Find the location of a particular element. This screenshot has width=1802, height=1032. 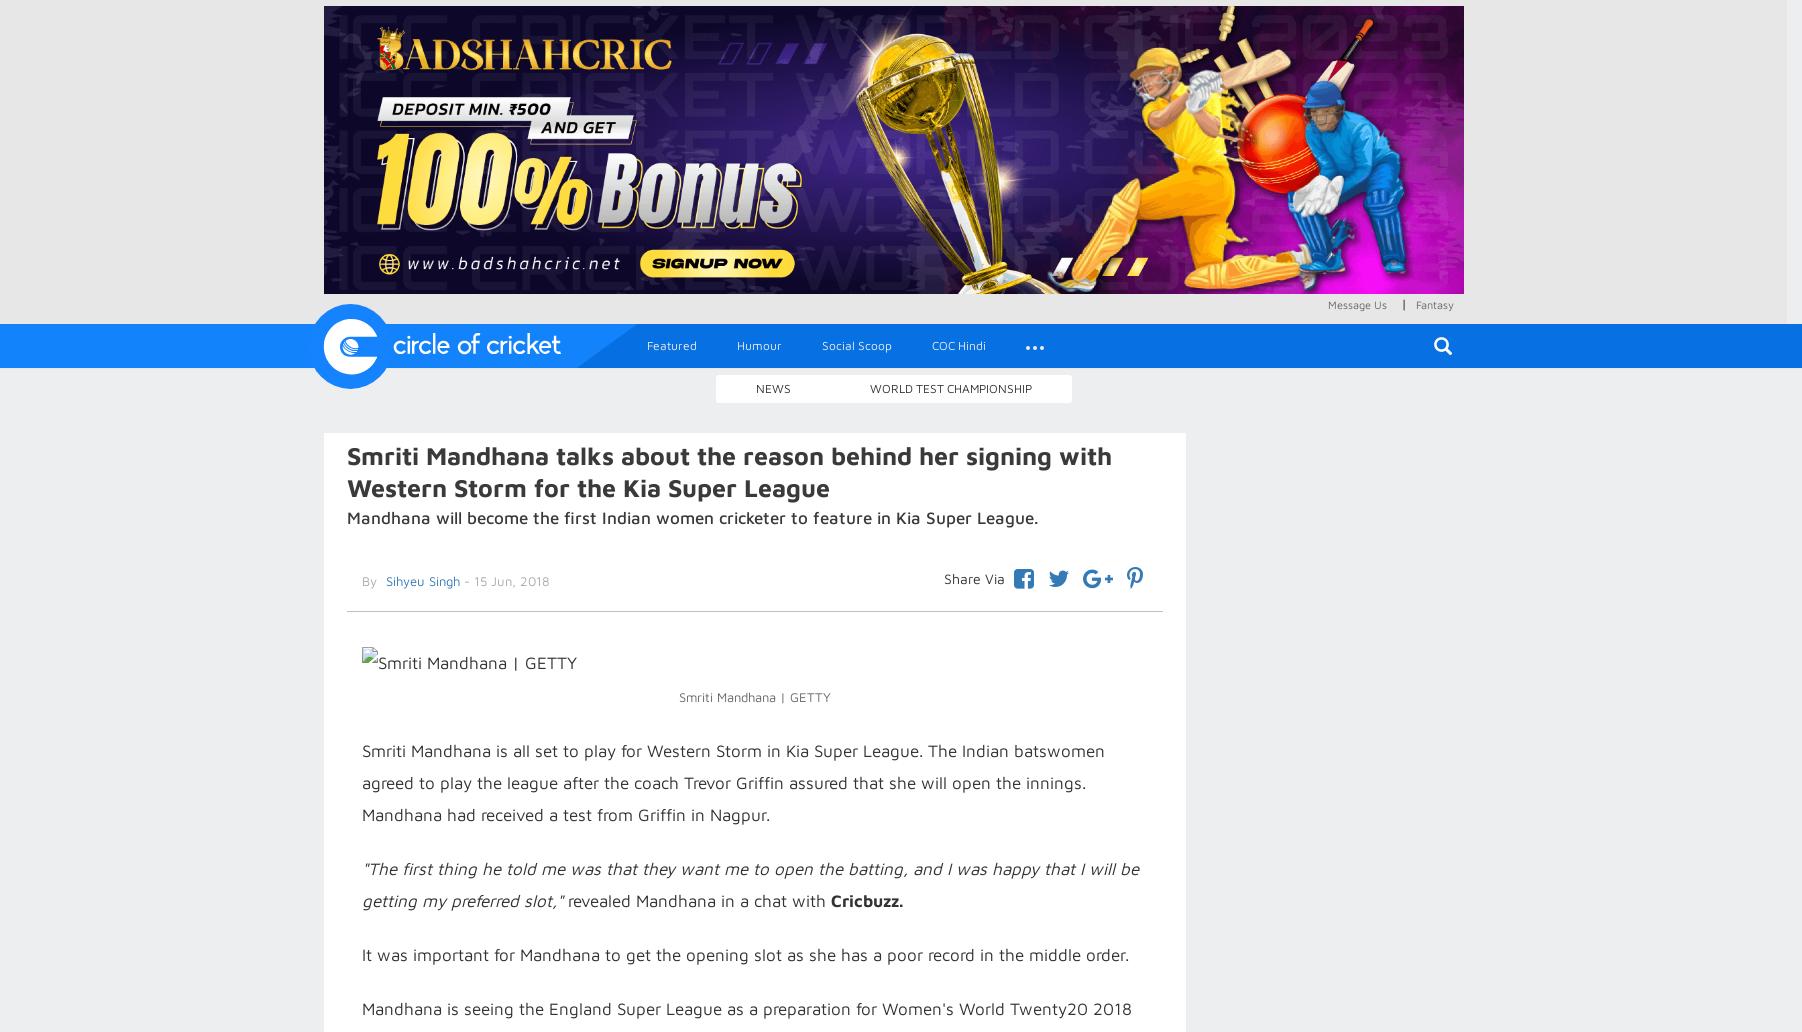

'Cricbuzz.' is located at coordinates (866, 901).